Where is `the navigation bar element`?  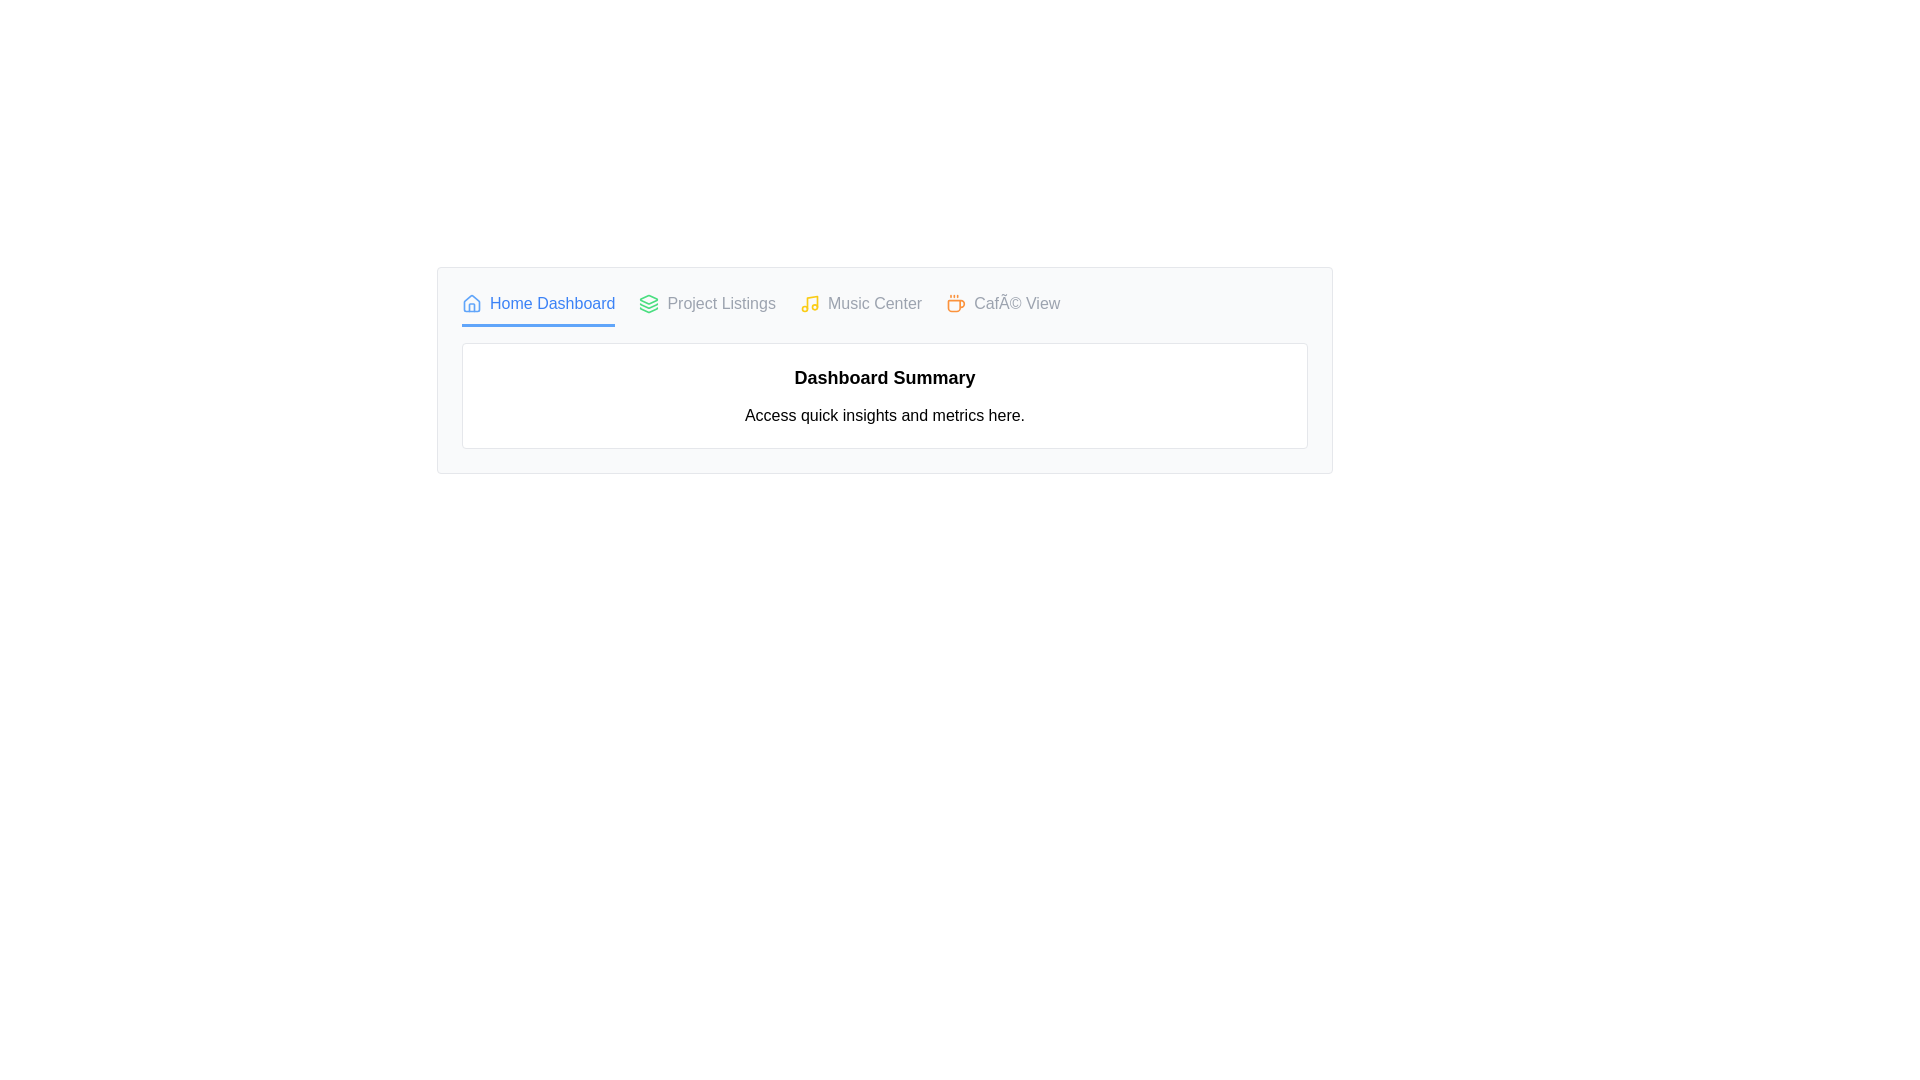
the navigation bar element is located at coordinates (883, 309).